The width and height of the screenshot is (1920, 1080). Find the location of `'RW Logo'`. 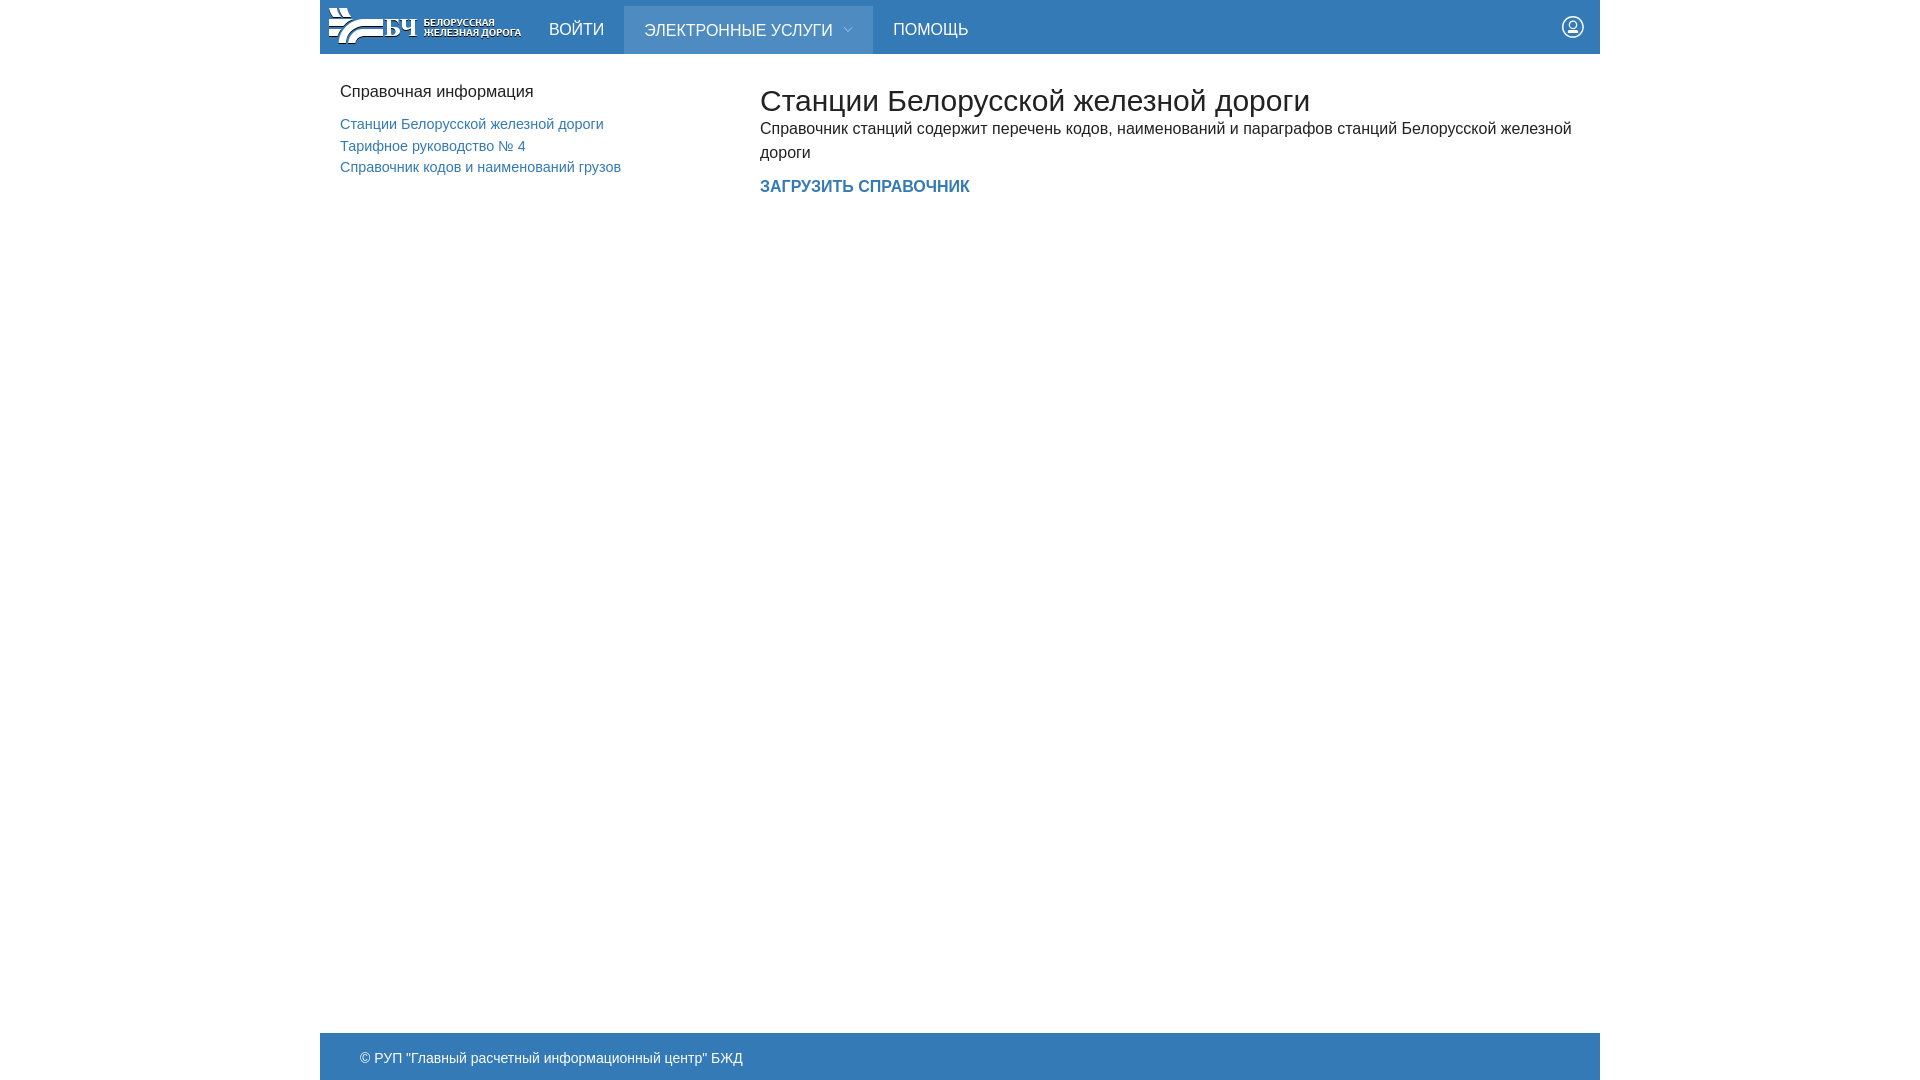

'RW Logo' is located at coordinates (327, 24).